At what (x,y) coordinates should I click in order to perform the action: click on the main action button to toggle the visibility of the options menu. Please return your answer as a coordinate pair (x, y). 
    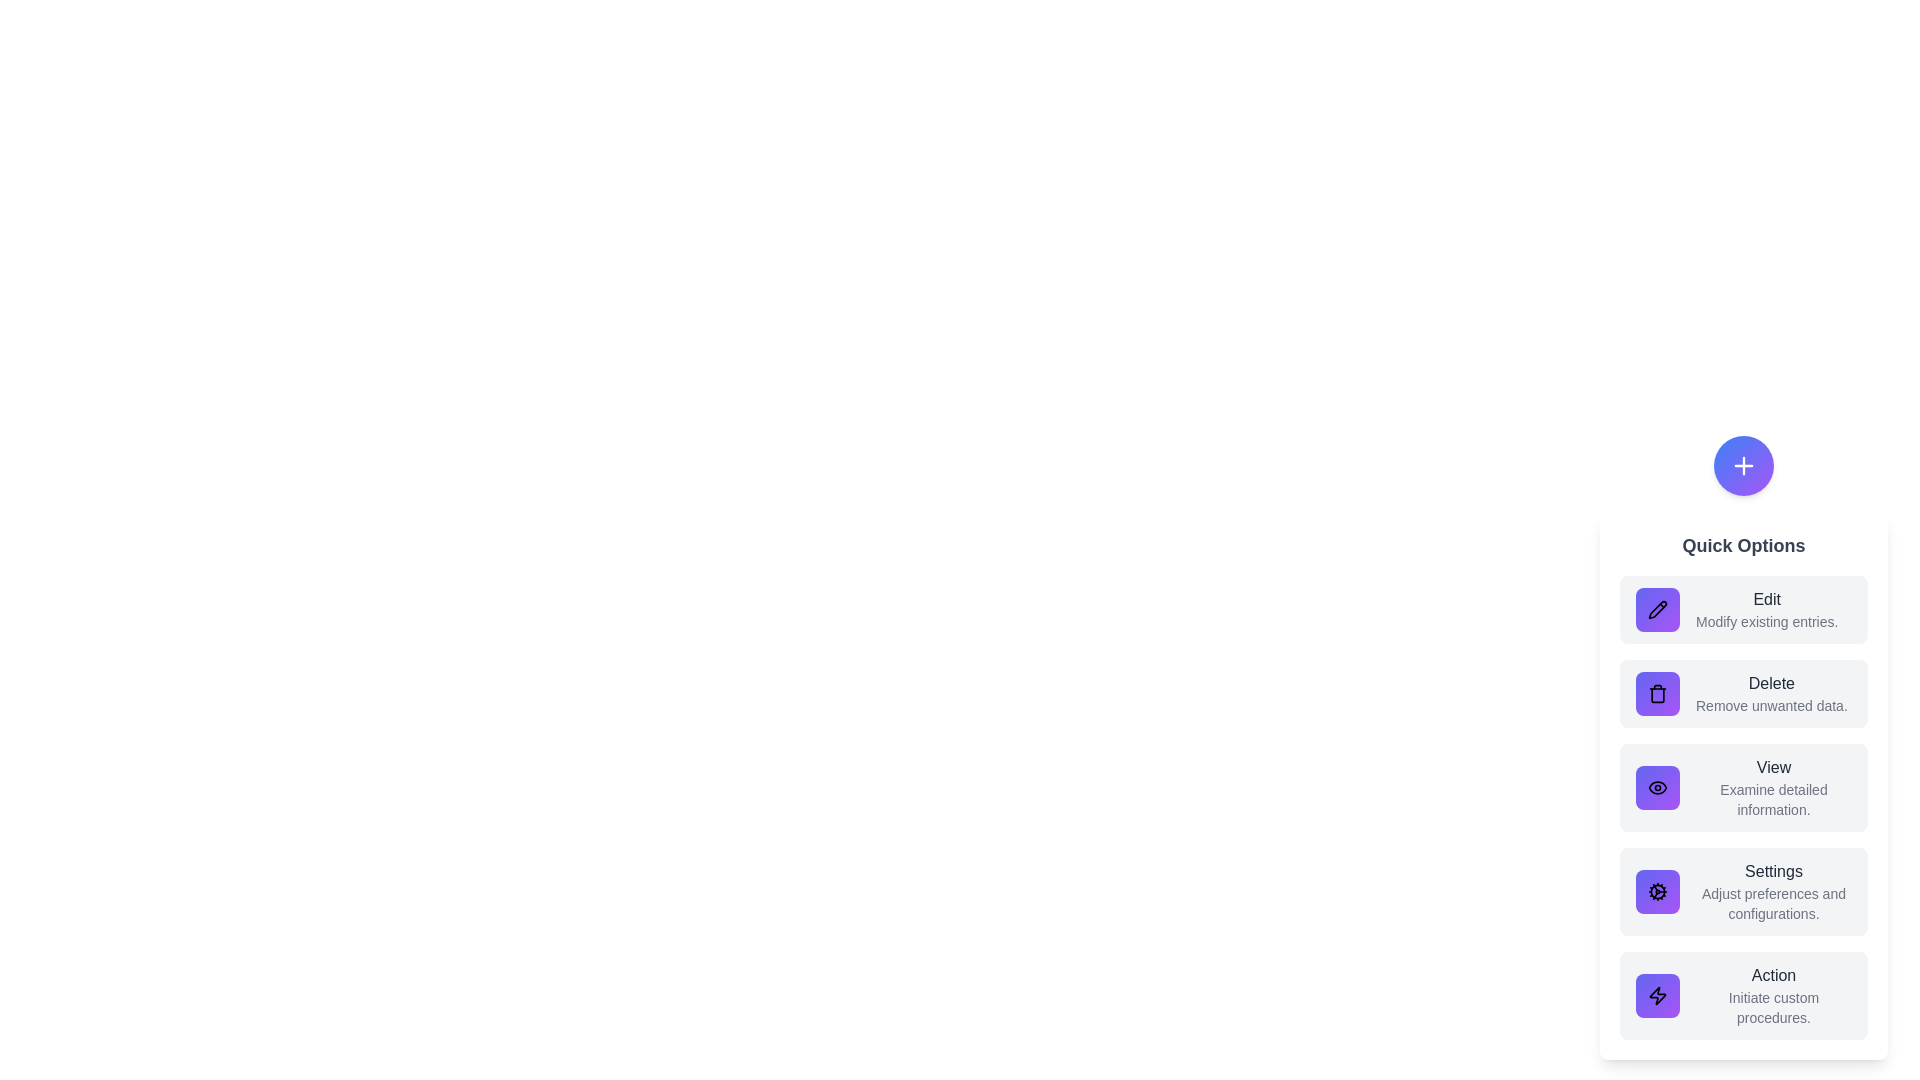
    Looking at the image, I should click on (1742, 466).